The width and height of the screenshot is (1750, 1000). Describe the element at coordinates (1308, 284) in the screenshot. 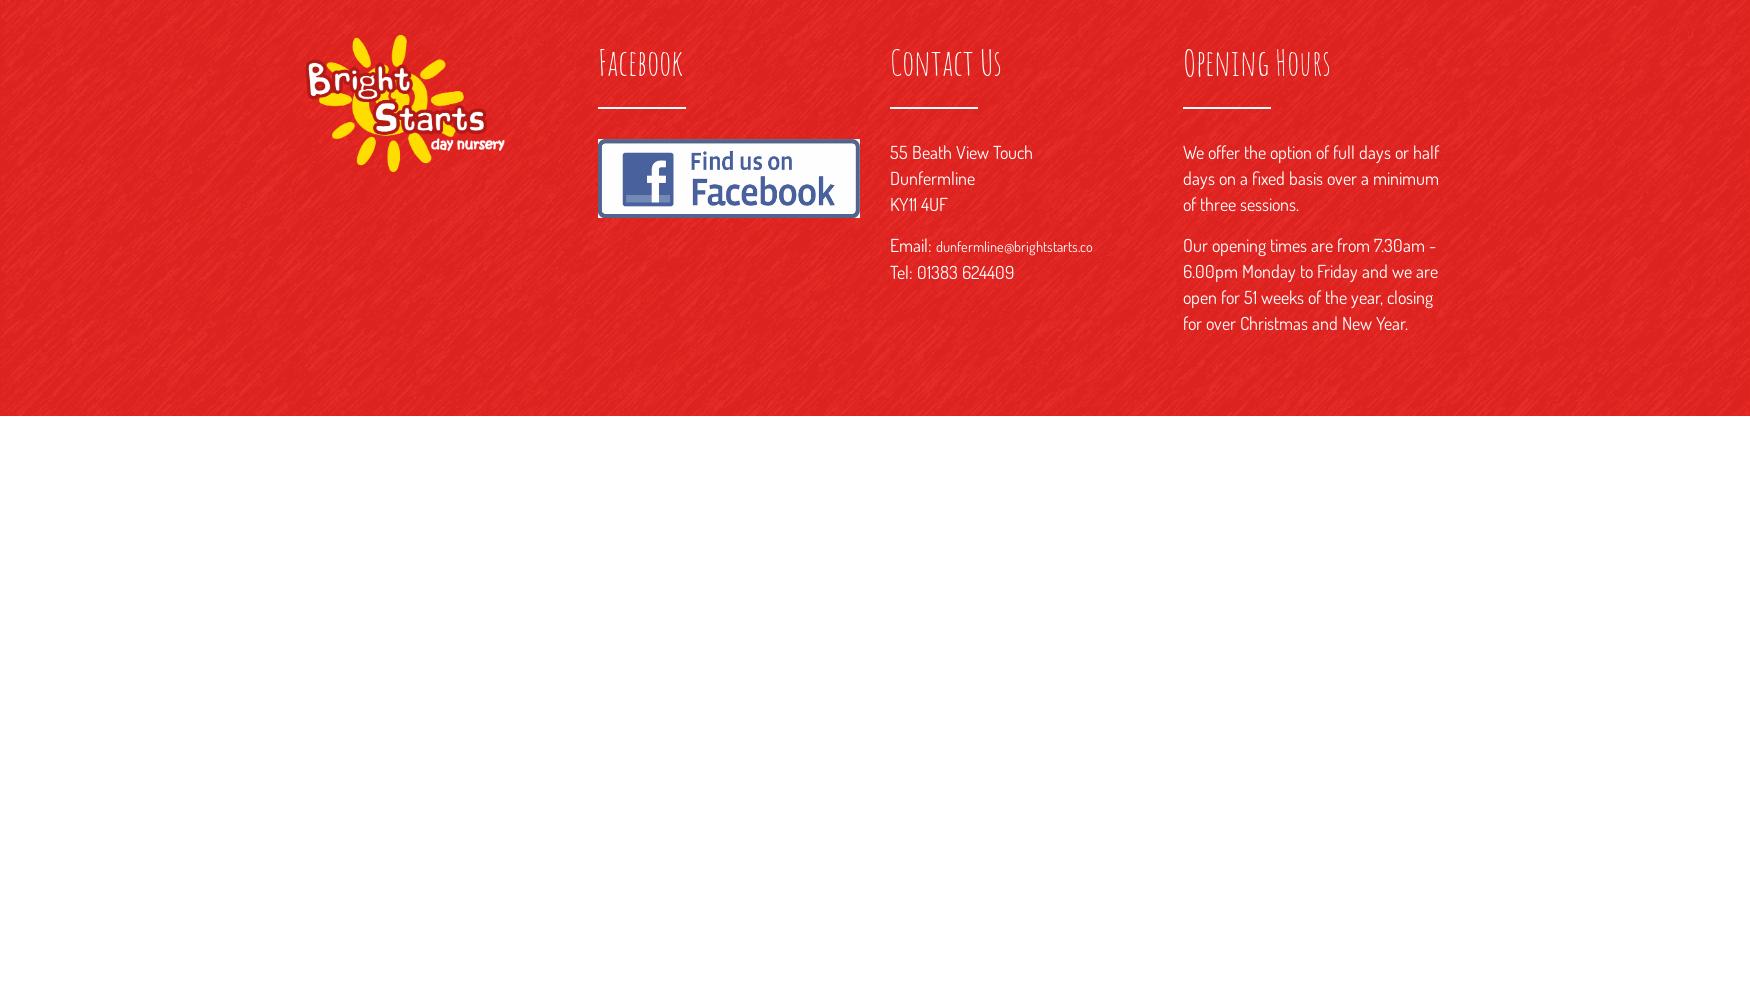

I see `'Our opening times are from 7.30am - 6.00pm Monday to Friday and we are open for 51 weeks of the year, closing for over Christmas and New Year.'` at that location.